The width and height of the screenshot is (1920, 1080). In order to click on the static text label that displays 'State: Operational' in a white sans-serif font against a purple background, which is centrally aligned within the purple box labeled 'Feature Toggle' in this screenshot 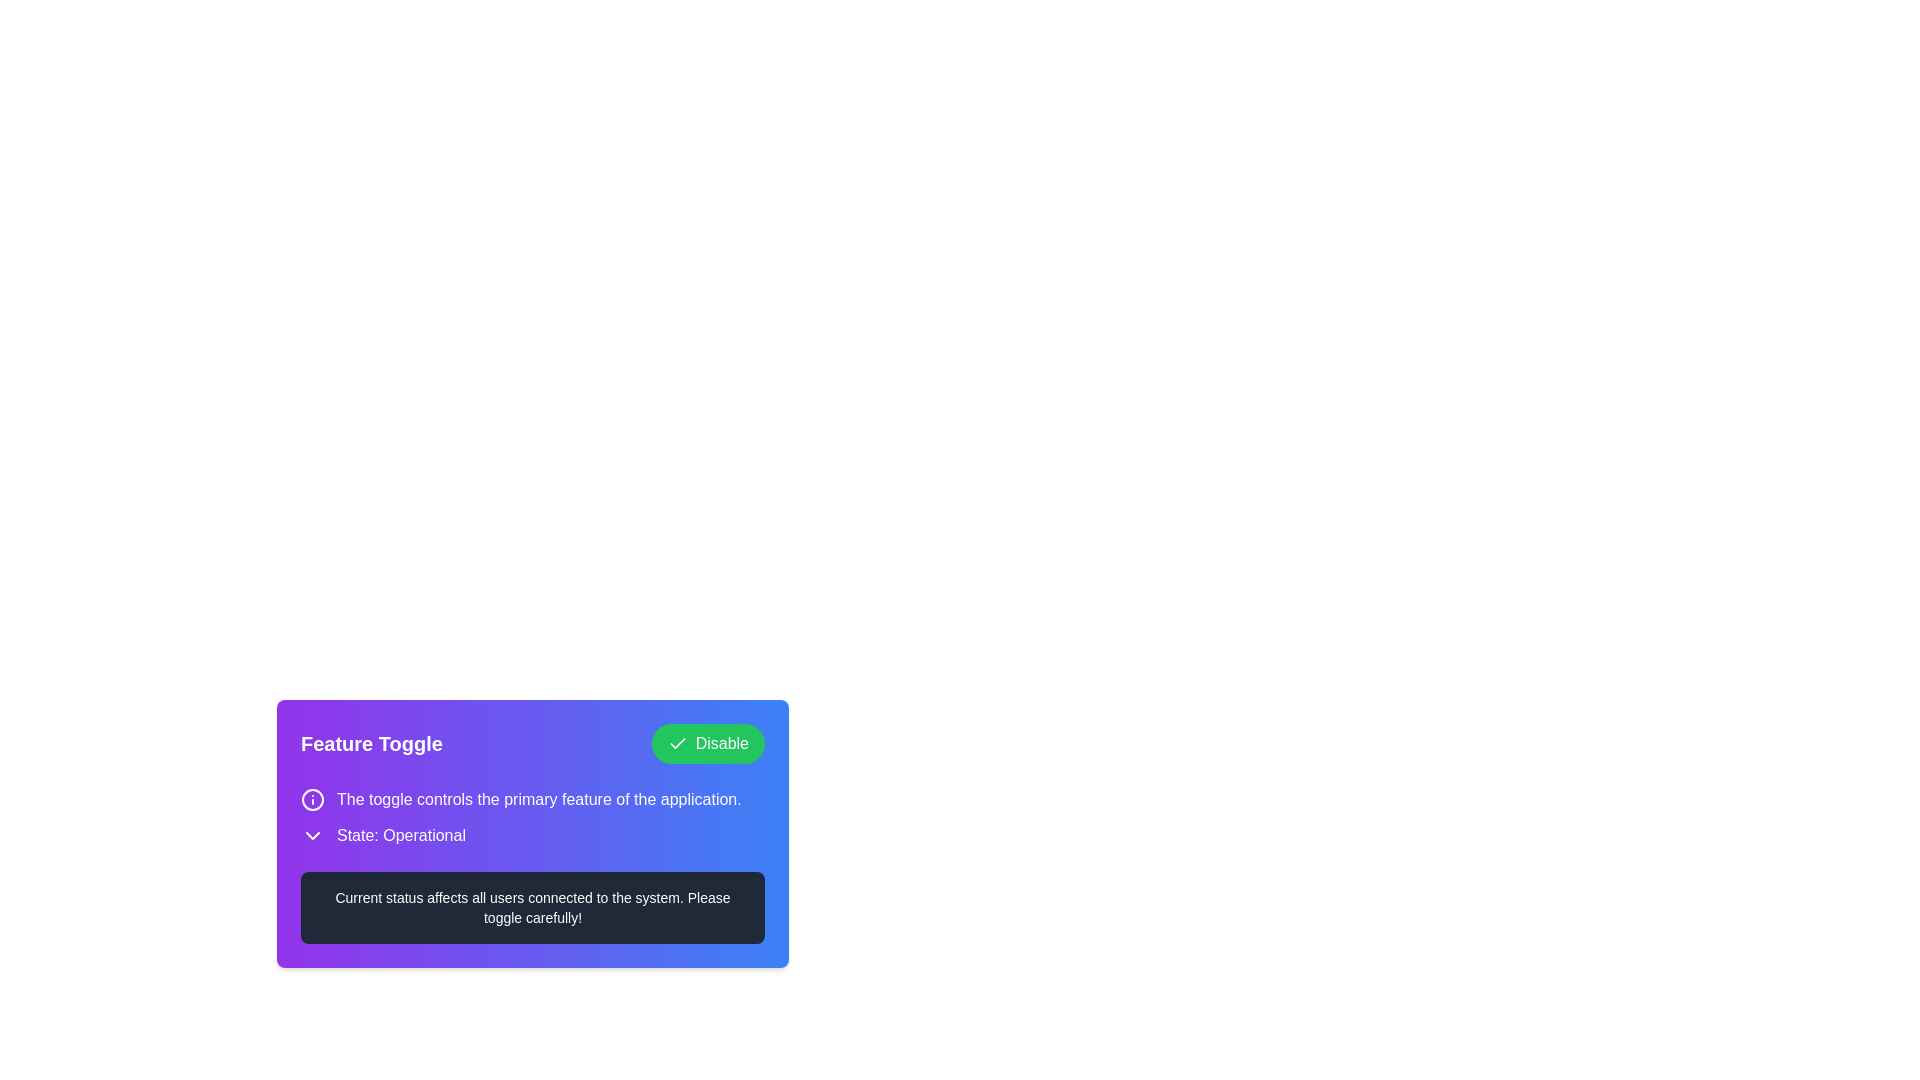, I will do `click(400, 836)`.